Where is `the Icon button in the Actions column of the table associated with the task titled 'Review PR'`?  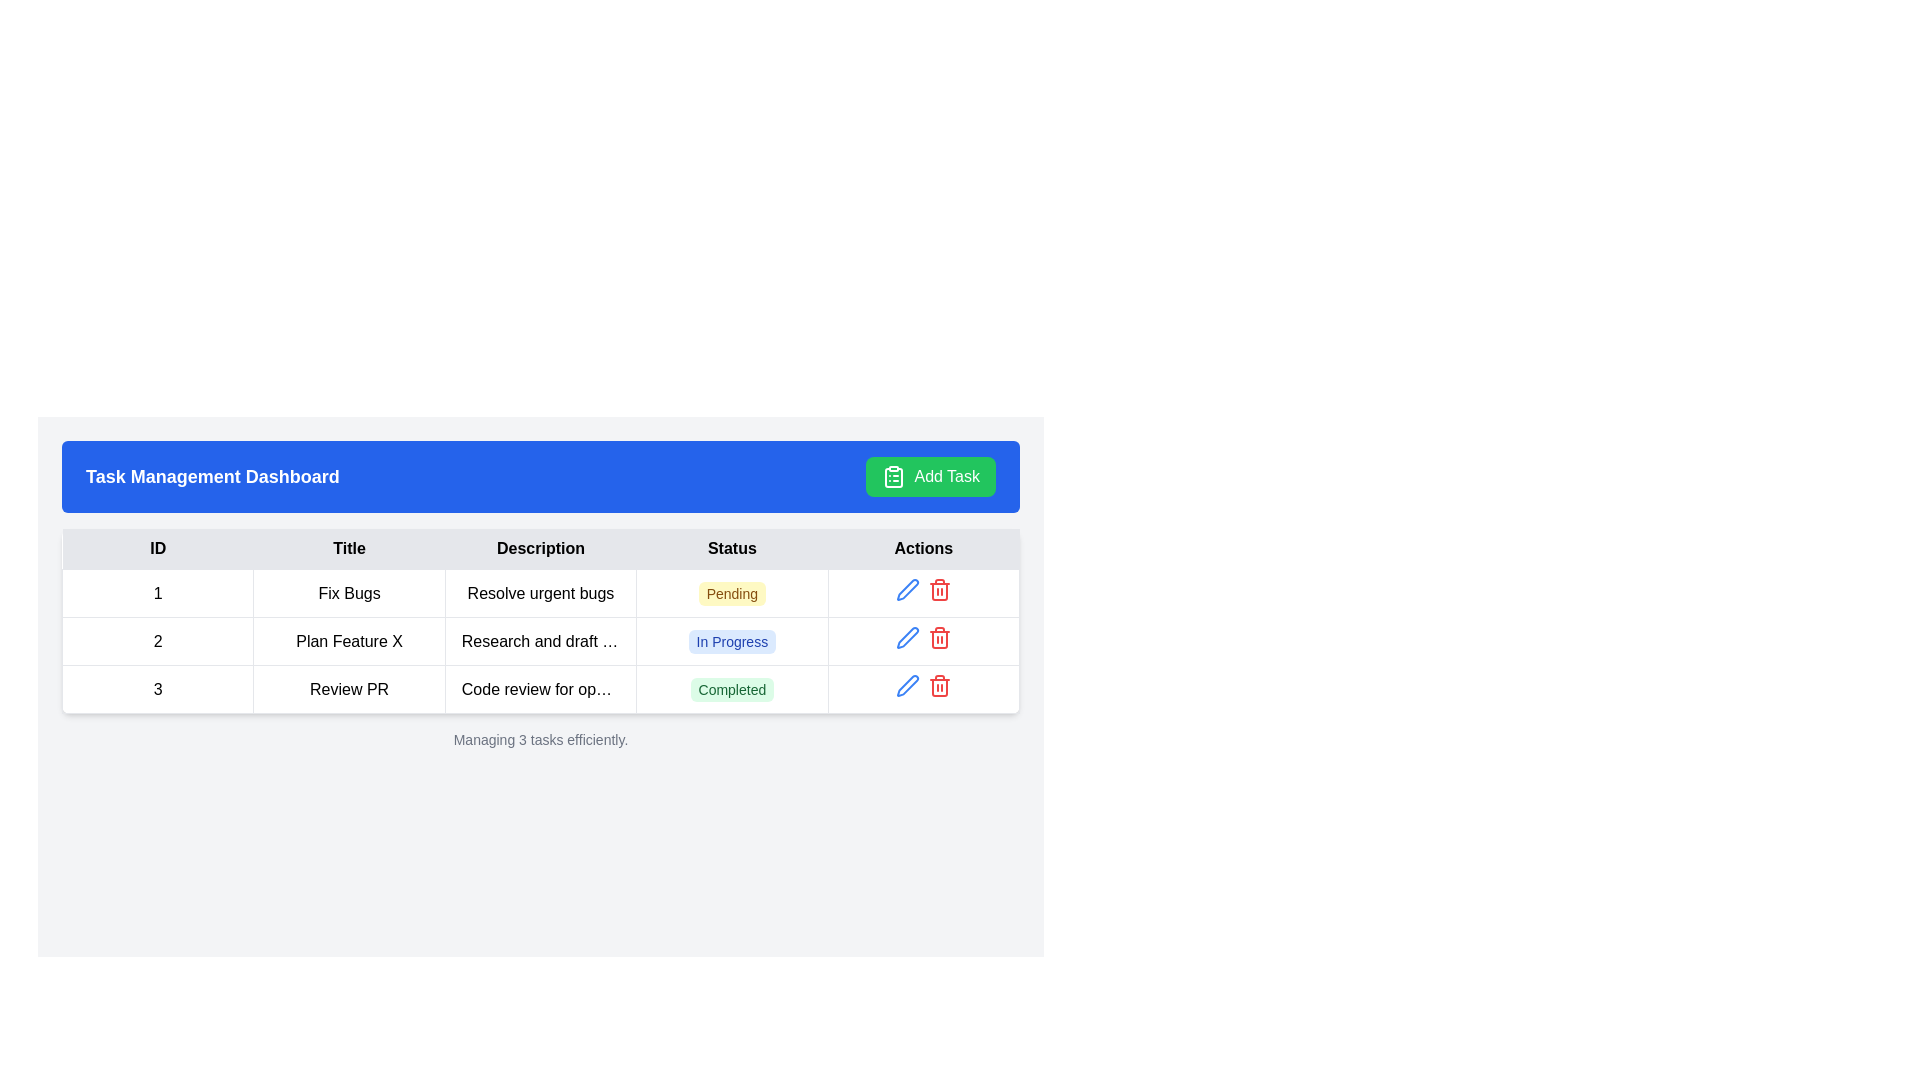
the Icon button in the Actions column of the table associated with the task titled 'Review PR' is located at coordinates (938, 637).